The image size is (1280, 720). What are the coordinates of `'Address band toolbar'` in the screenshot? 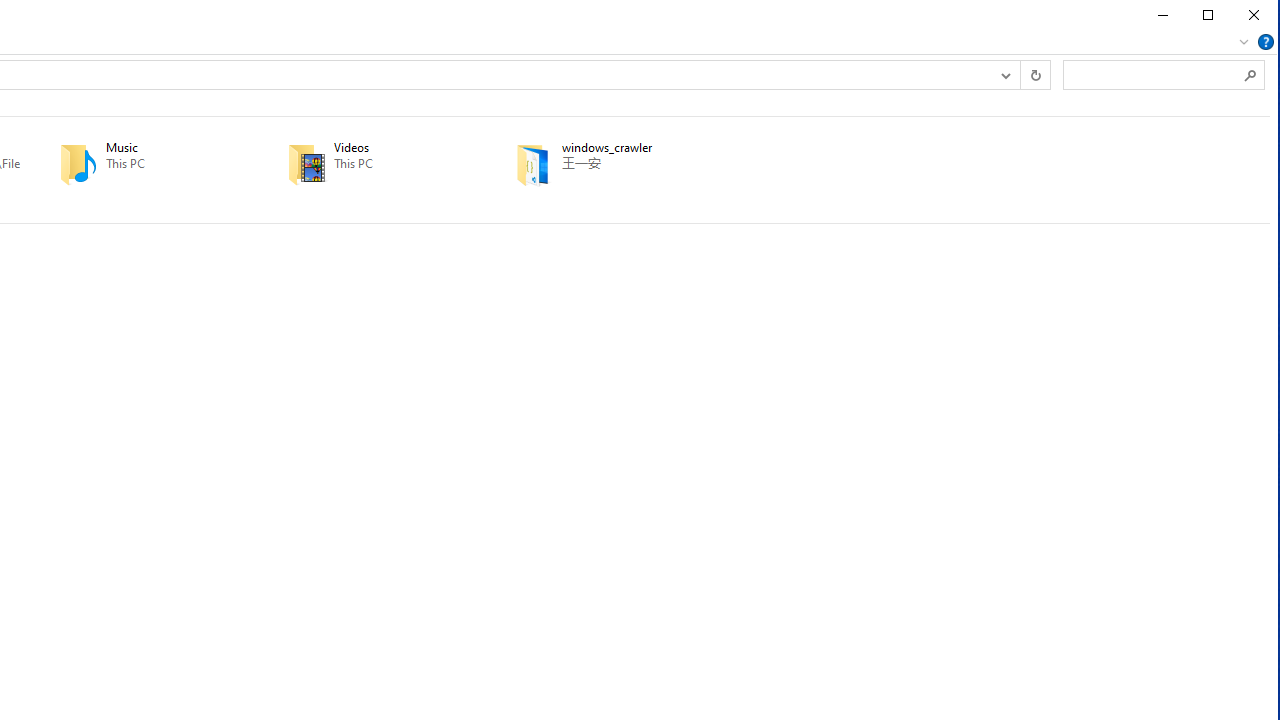 It's located at (1019, 73).